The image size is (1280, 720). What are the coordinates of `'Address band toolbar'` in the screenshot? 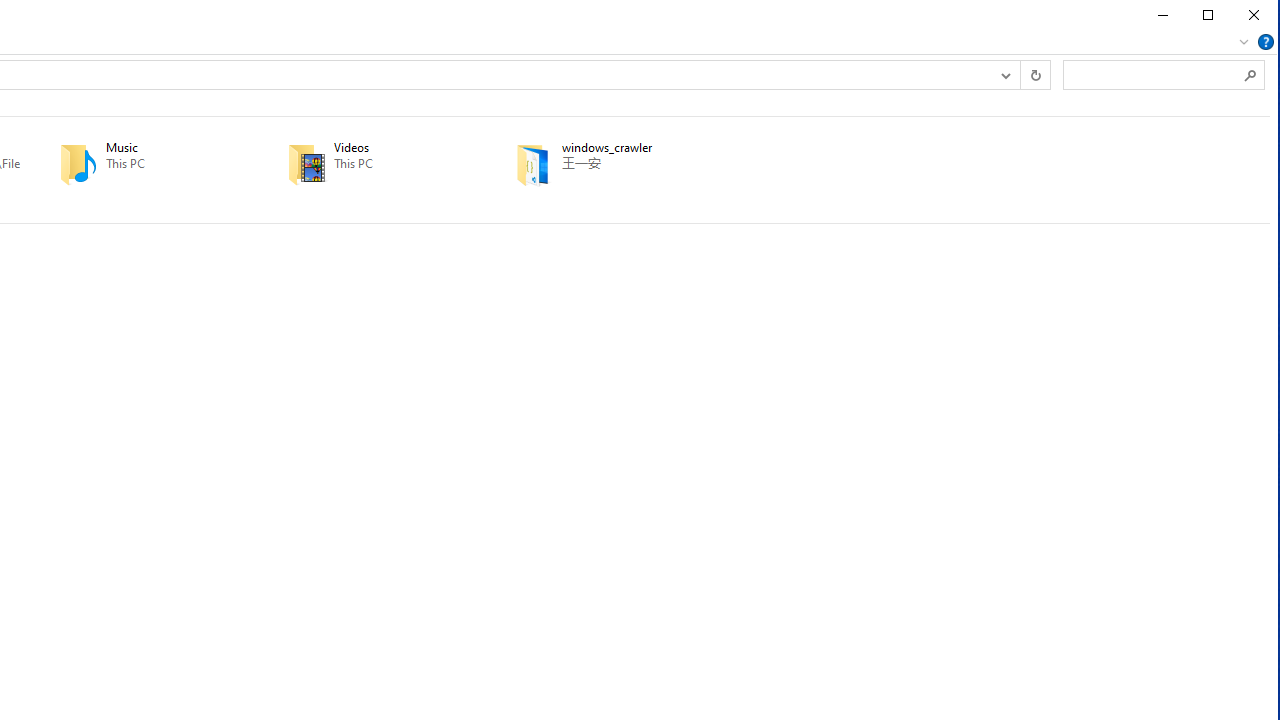 It's located at (1019, 73).